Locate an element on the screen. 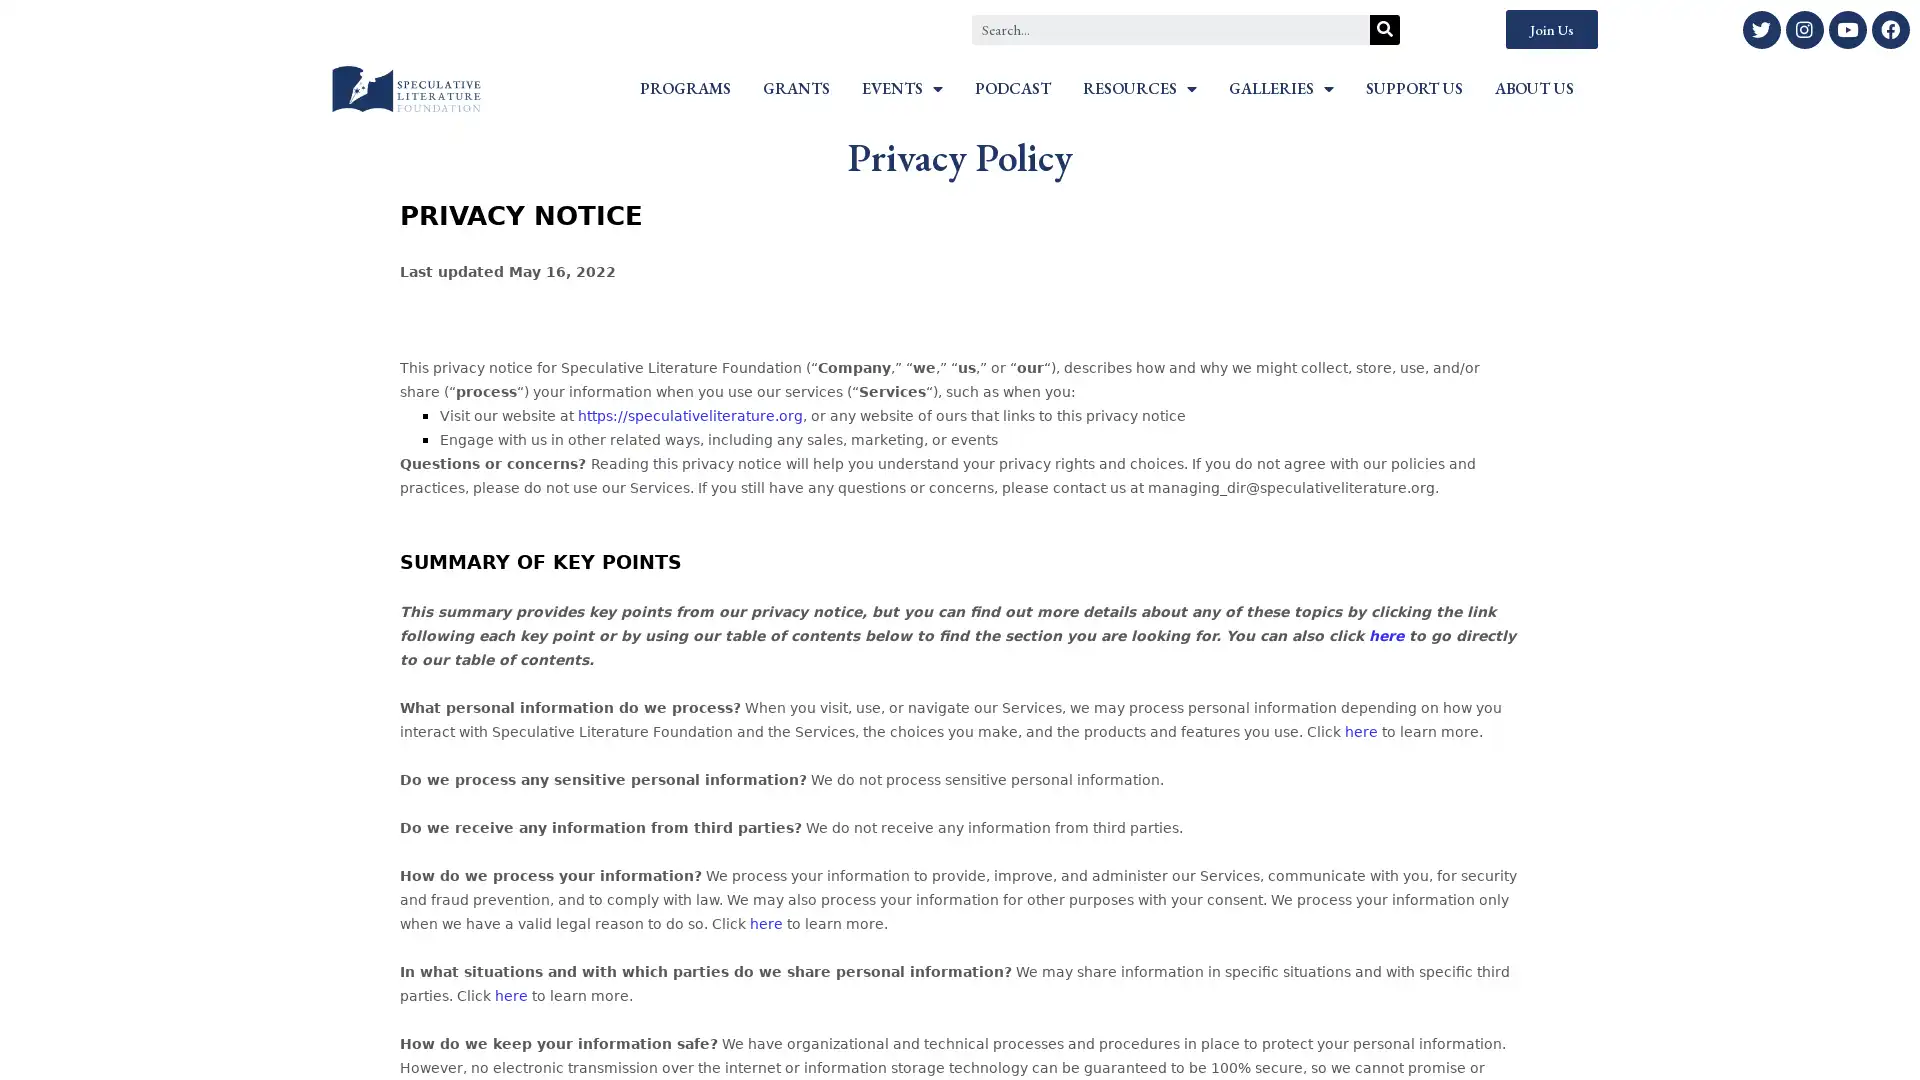  Search is located at coordinates (1384, 29).